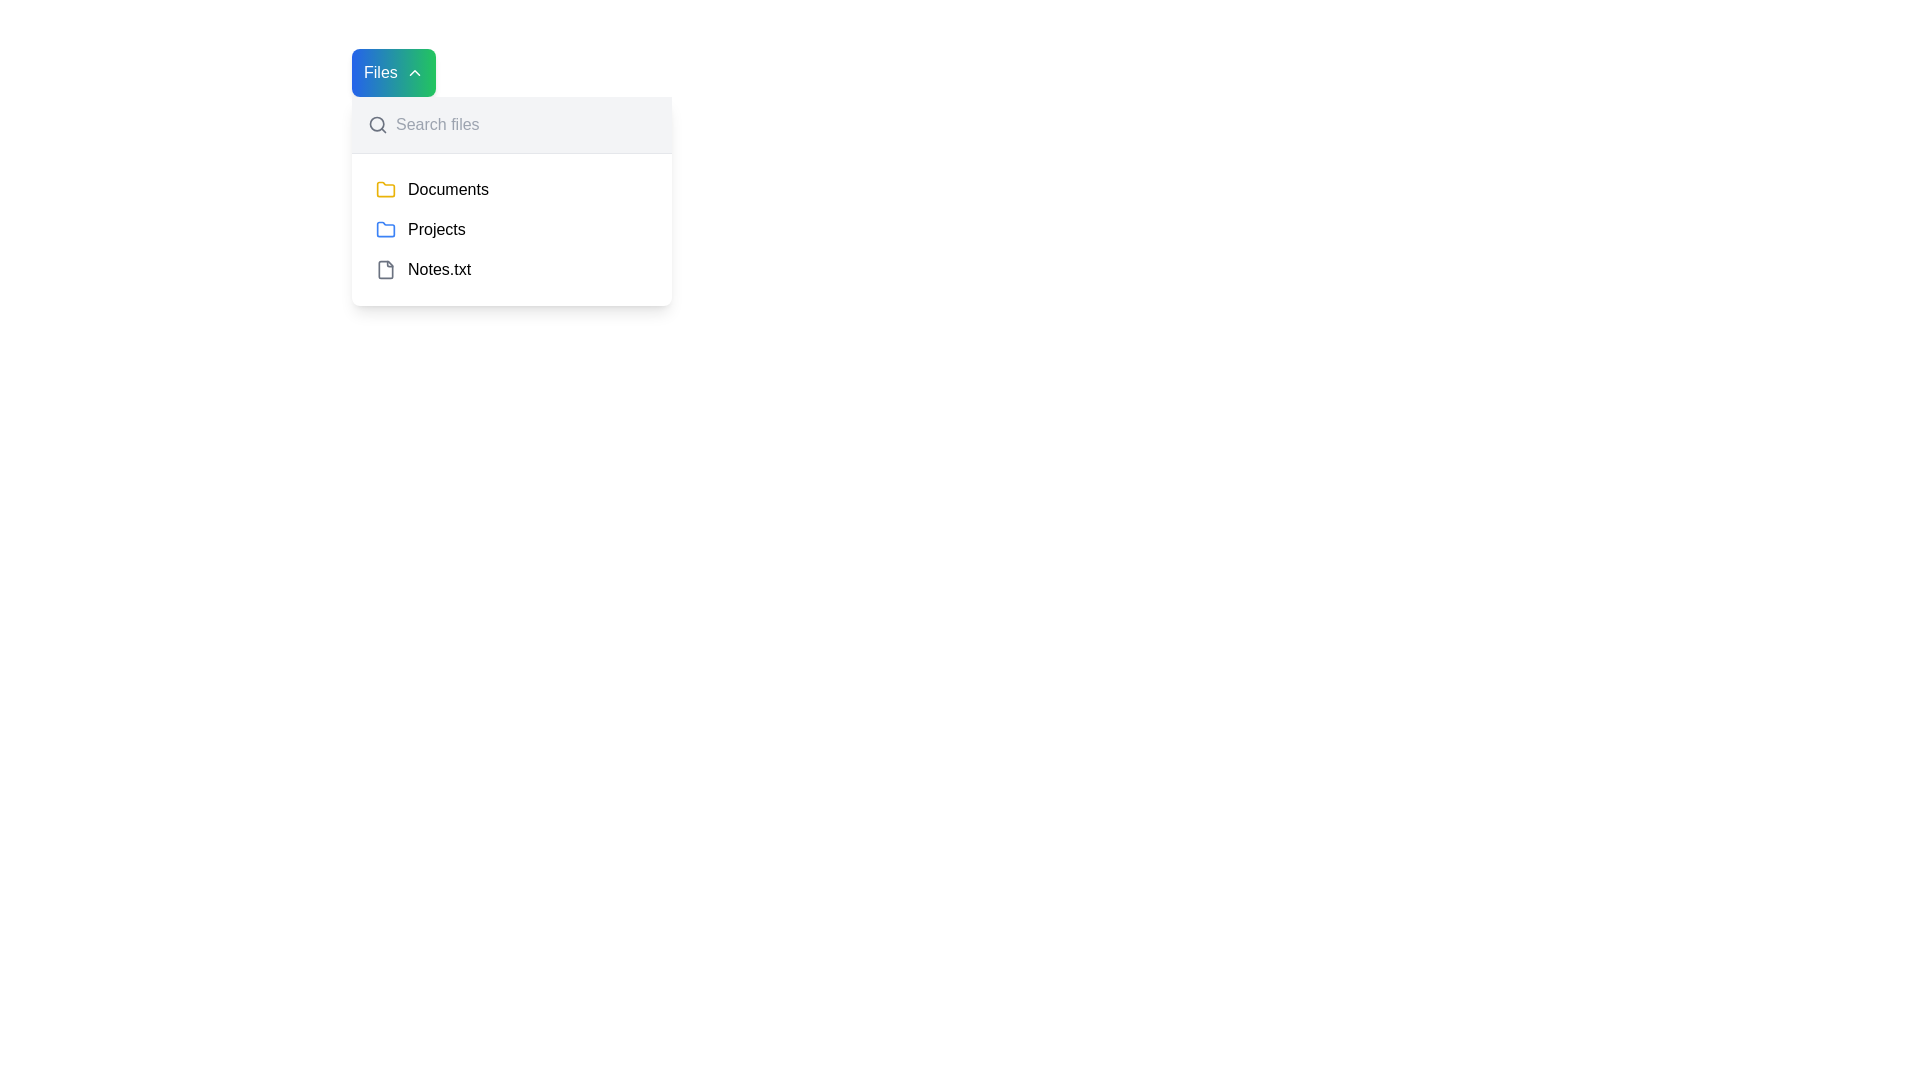  What do you see at coordinates (385, 270) in the screenshot?
I see `the file icon representing 'Notes.txt', which is located at the beginning of the row labeled 'Notes.txt', the third item in a vertical list of files and folders` at bounding box center [385, 270].